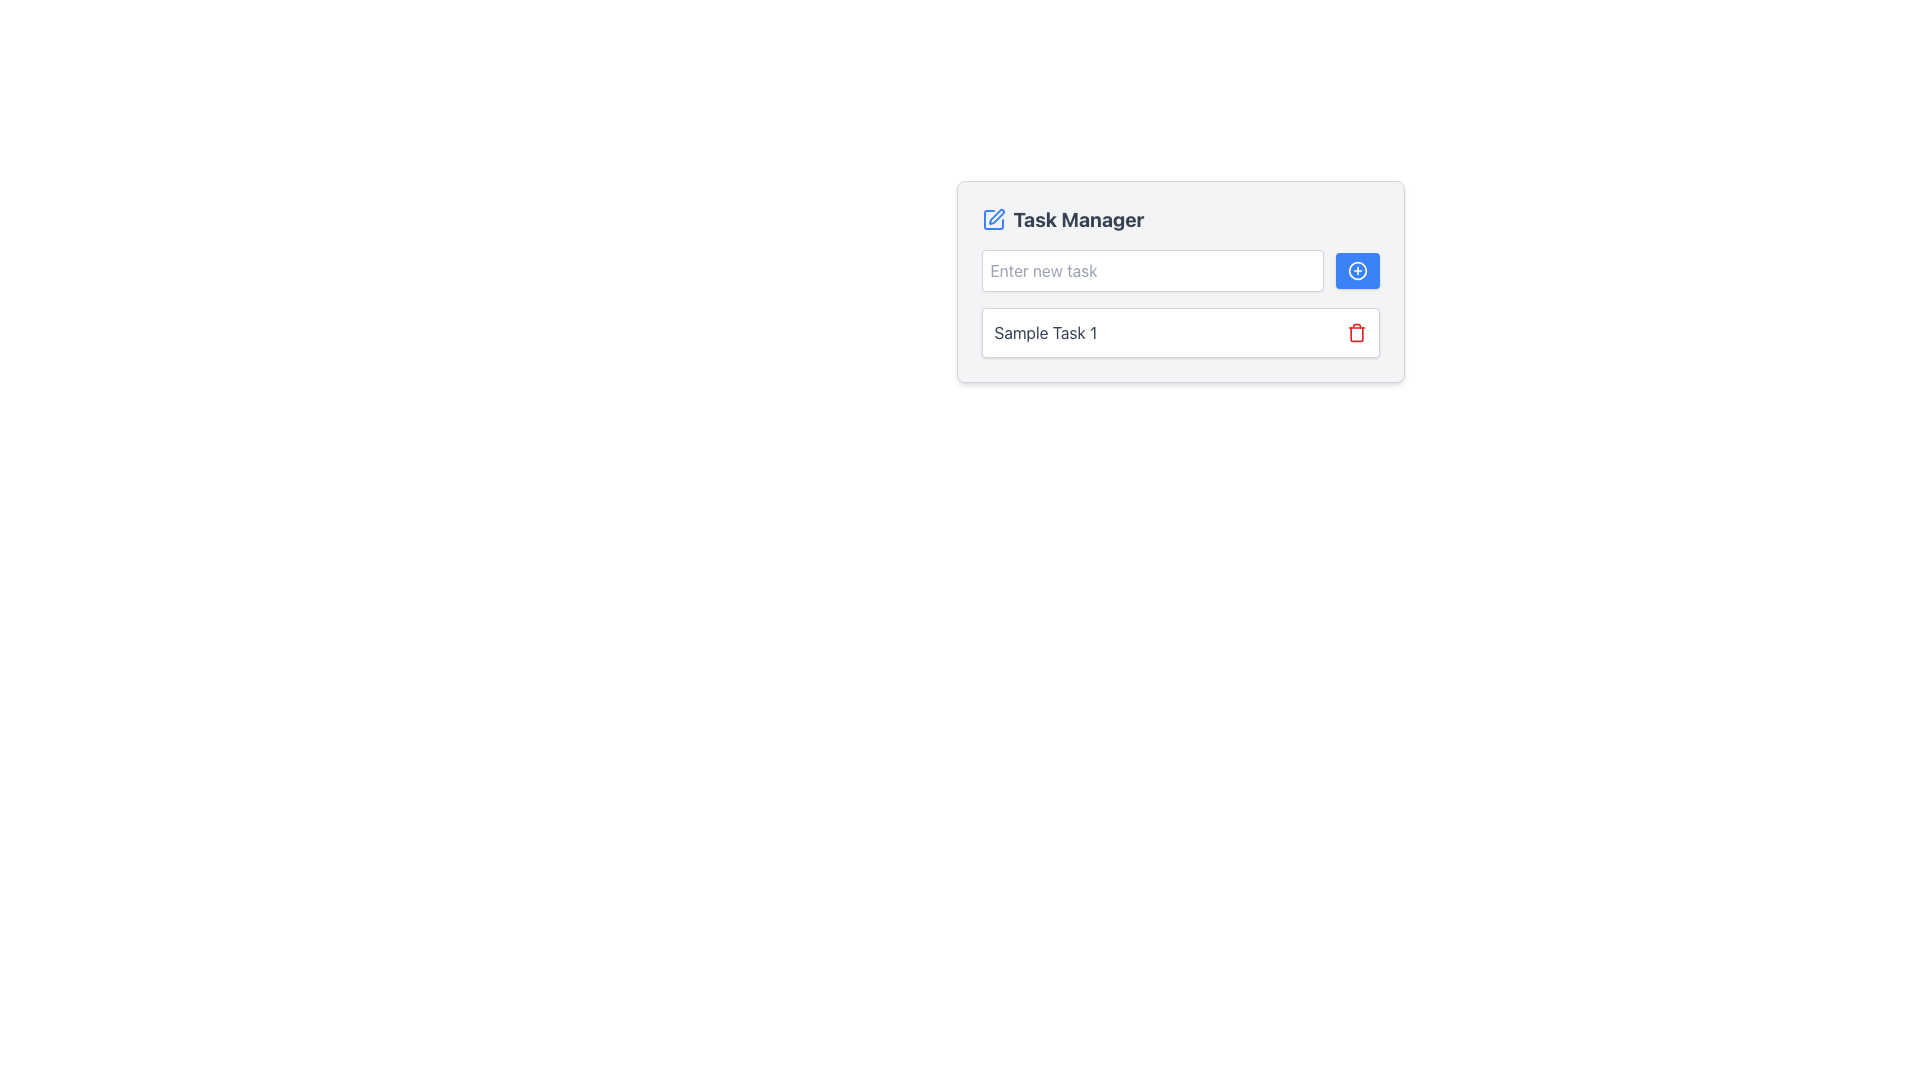  Describe the element at coordinates (1044, 331) in the screenshot. I see `the static text element reading 'Sample Task 1'` at that location.